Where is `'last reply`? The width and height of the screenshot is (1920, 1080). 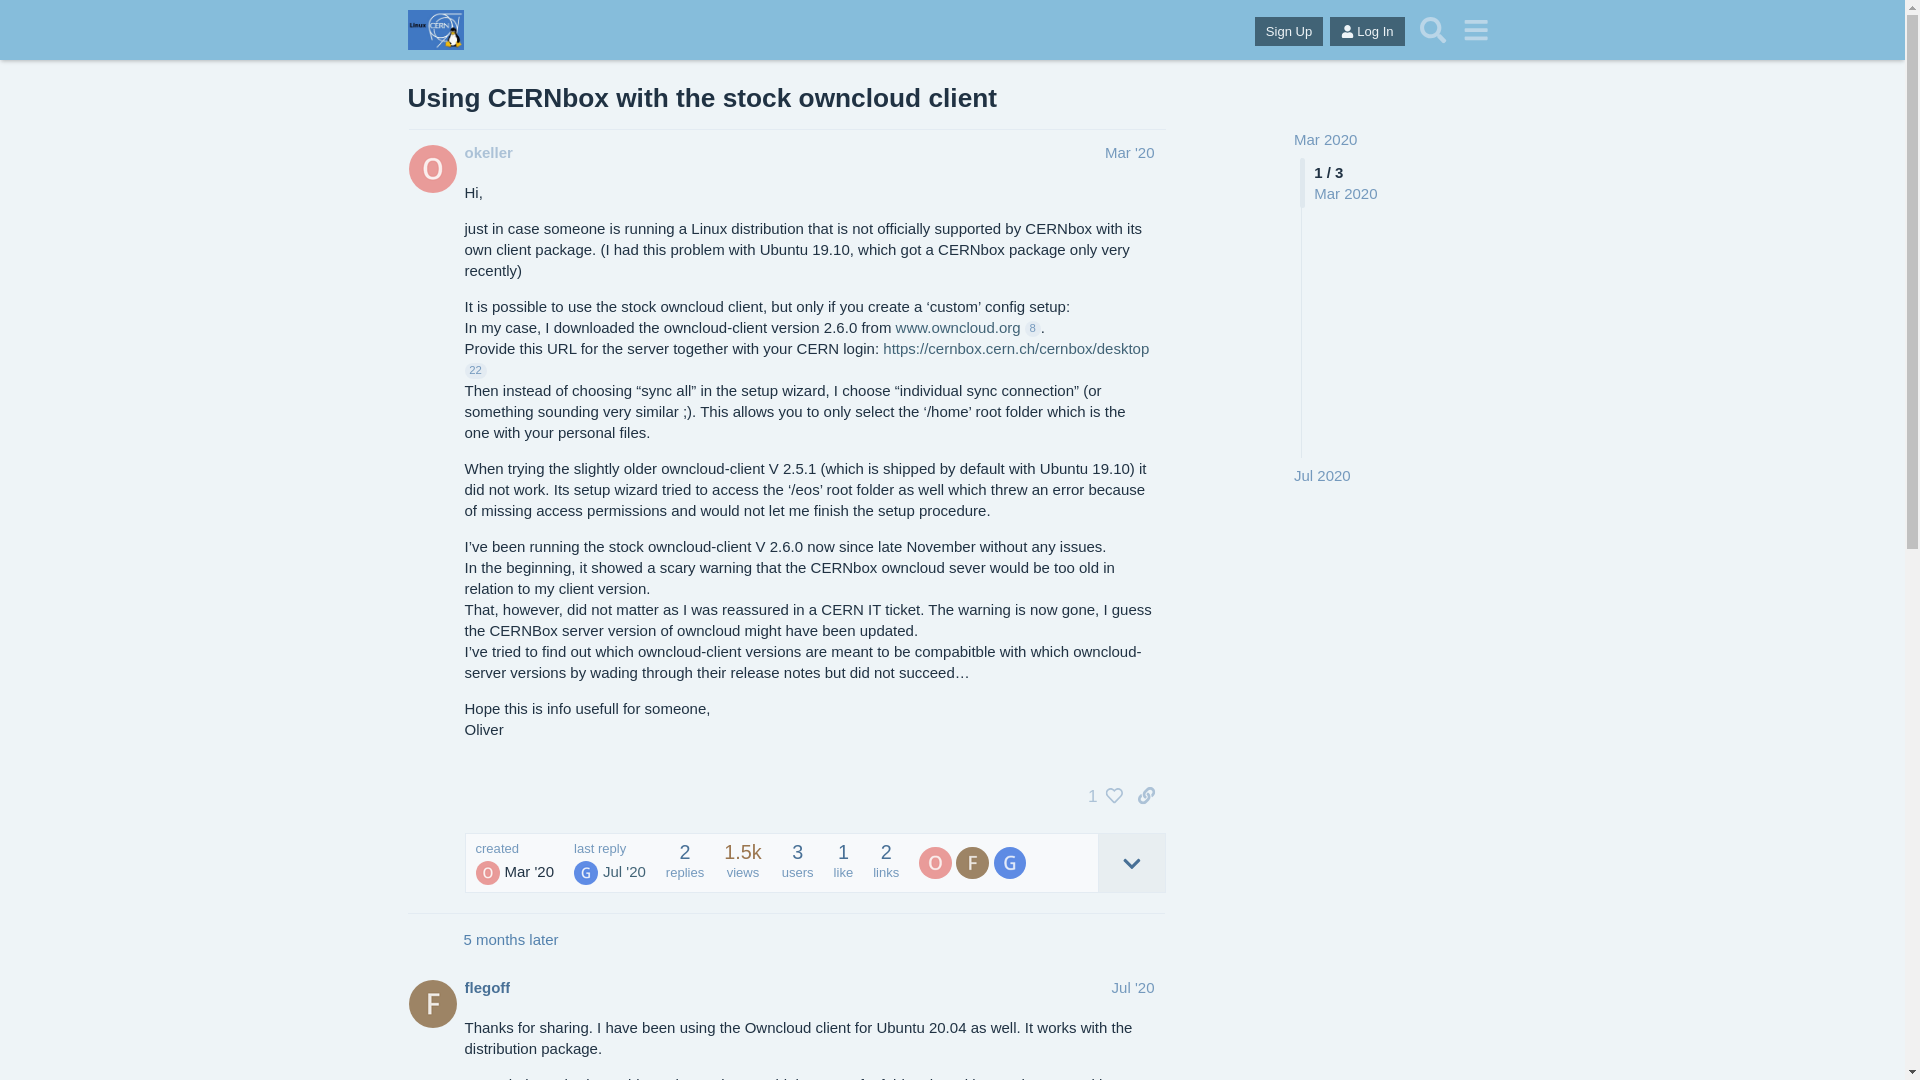 'last reply is located at coordinates (608, 862).